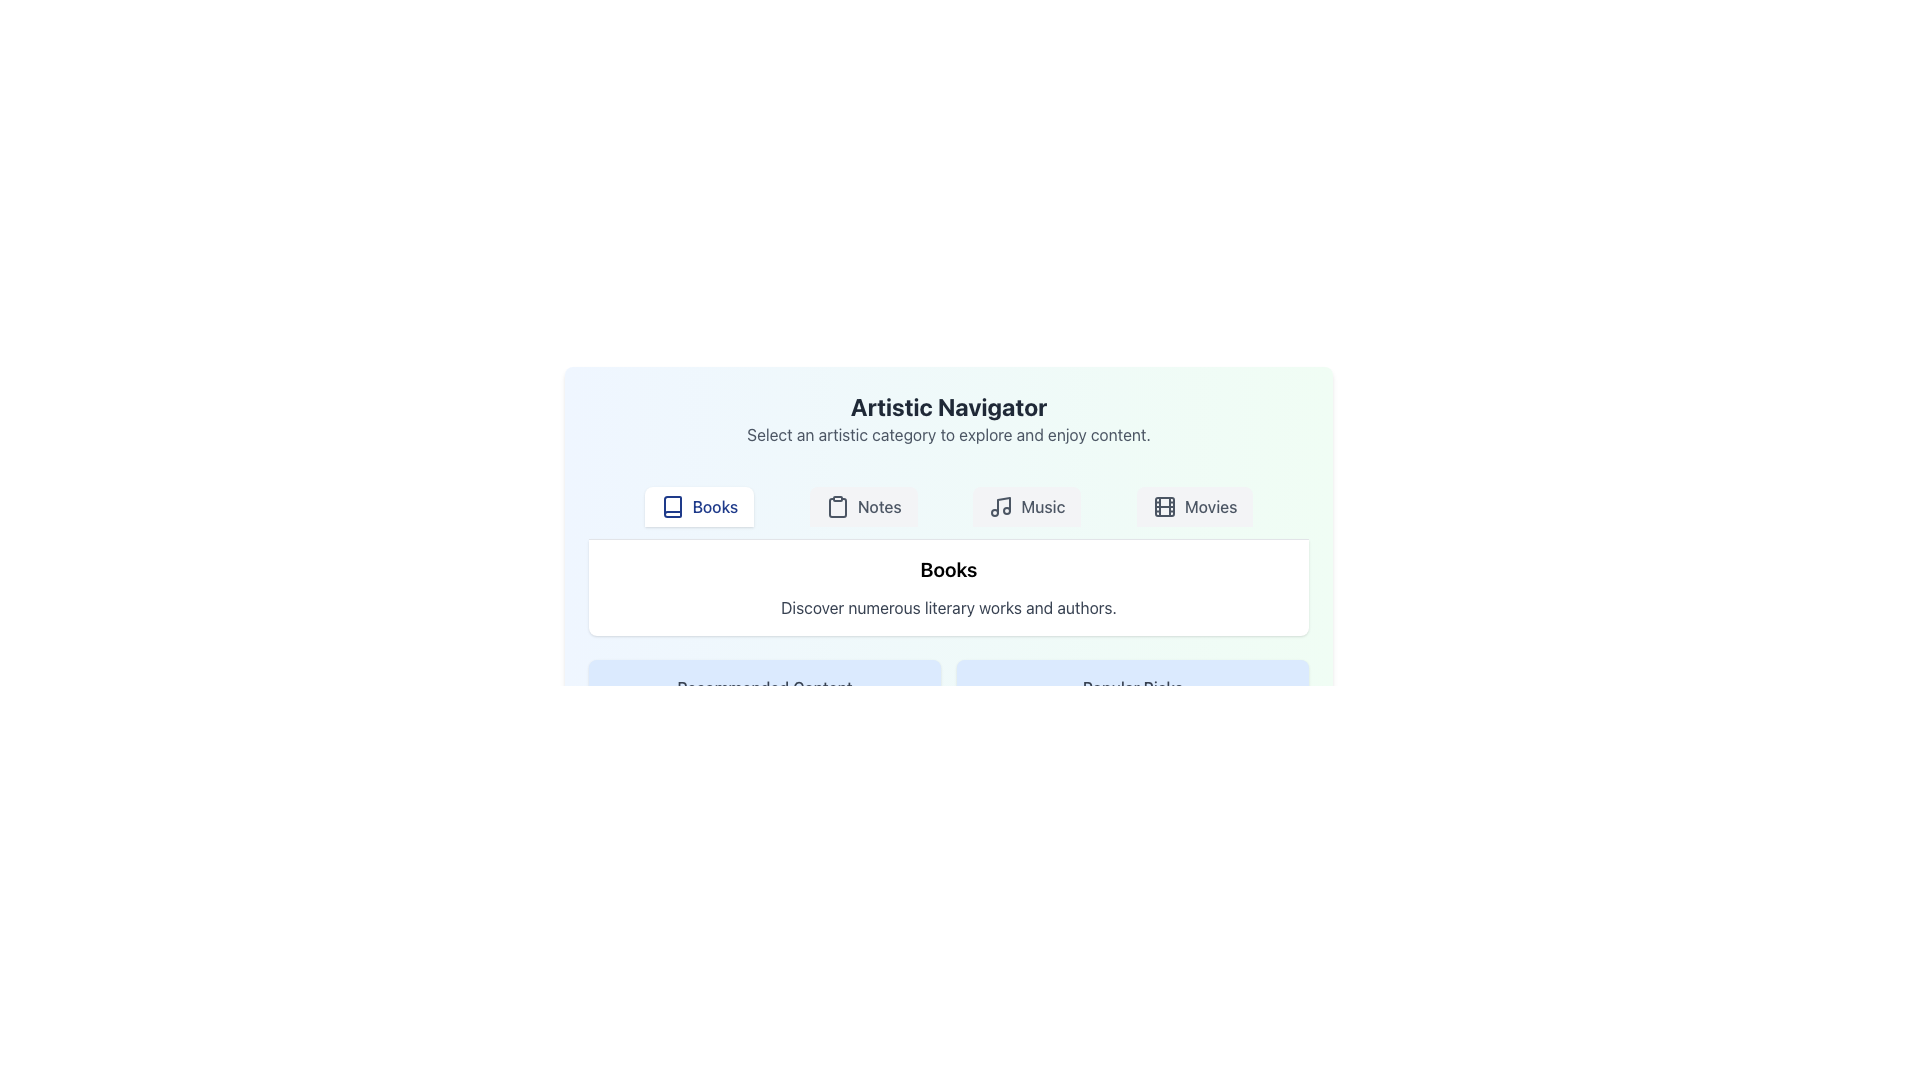  What do you see at coordinates (1001, 505) in the screenshot?
I see `the musical note icon in the segmented menu labeled 'Music', located between 'Notes' and 'Movies'` at bounding box center [1001, 505].